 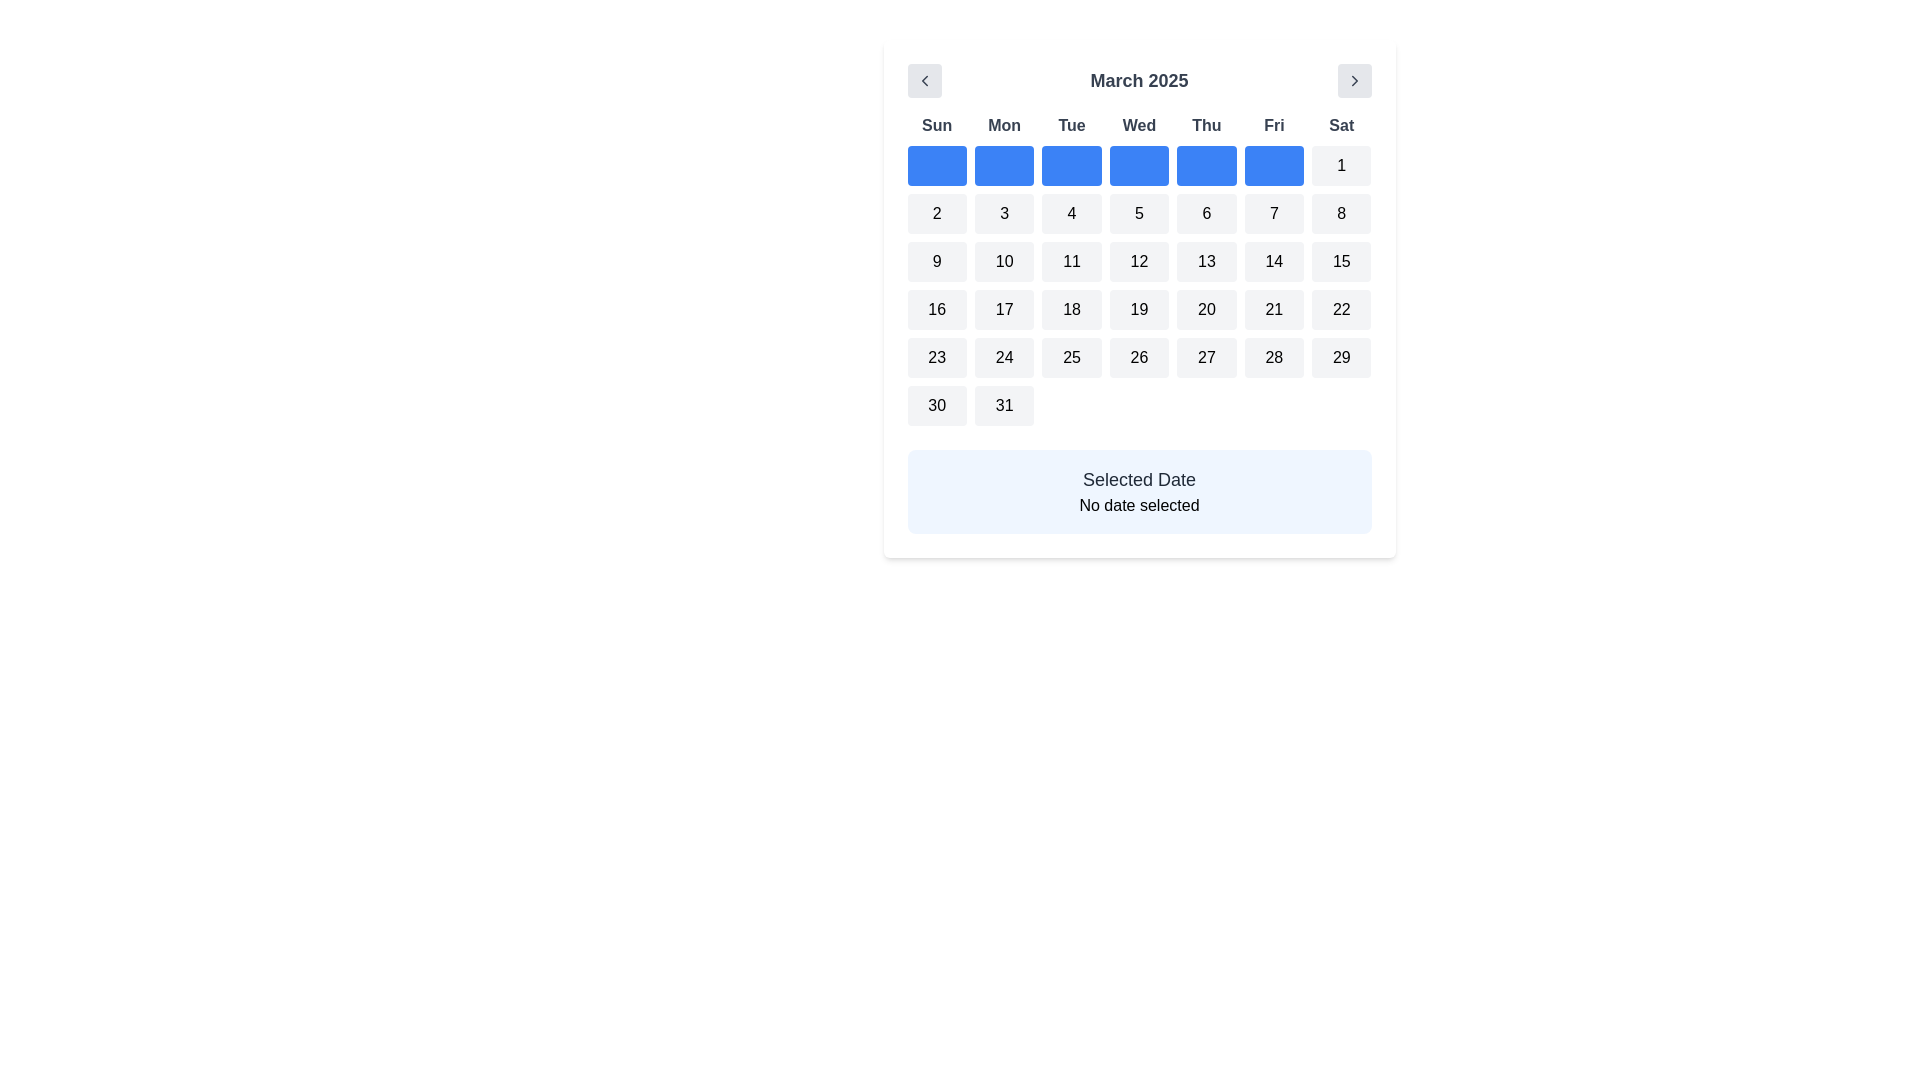 I want to click on the rounded rectangular button displaying the number '31' located in the bottom right corner of the calendar grid, so click(x=1003, y=405).